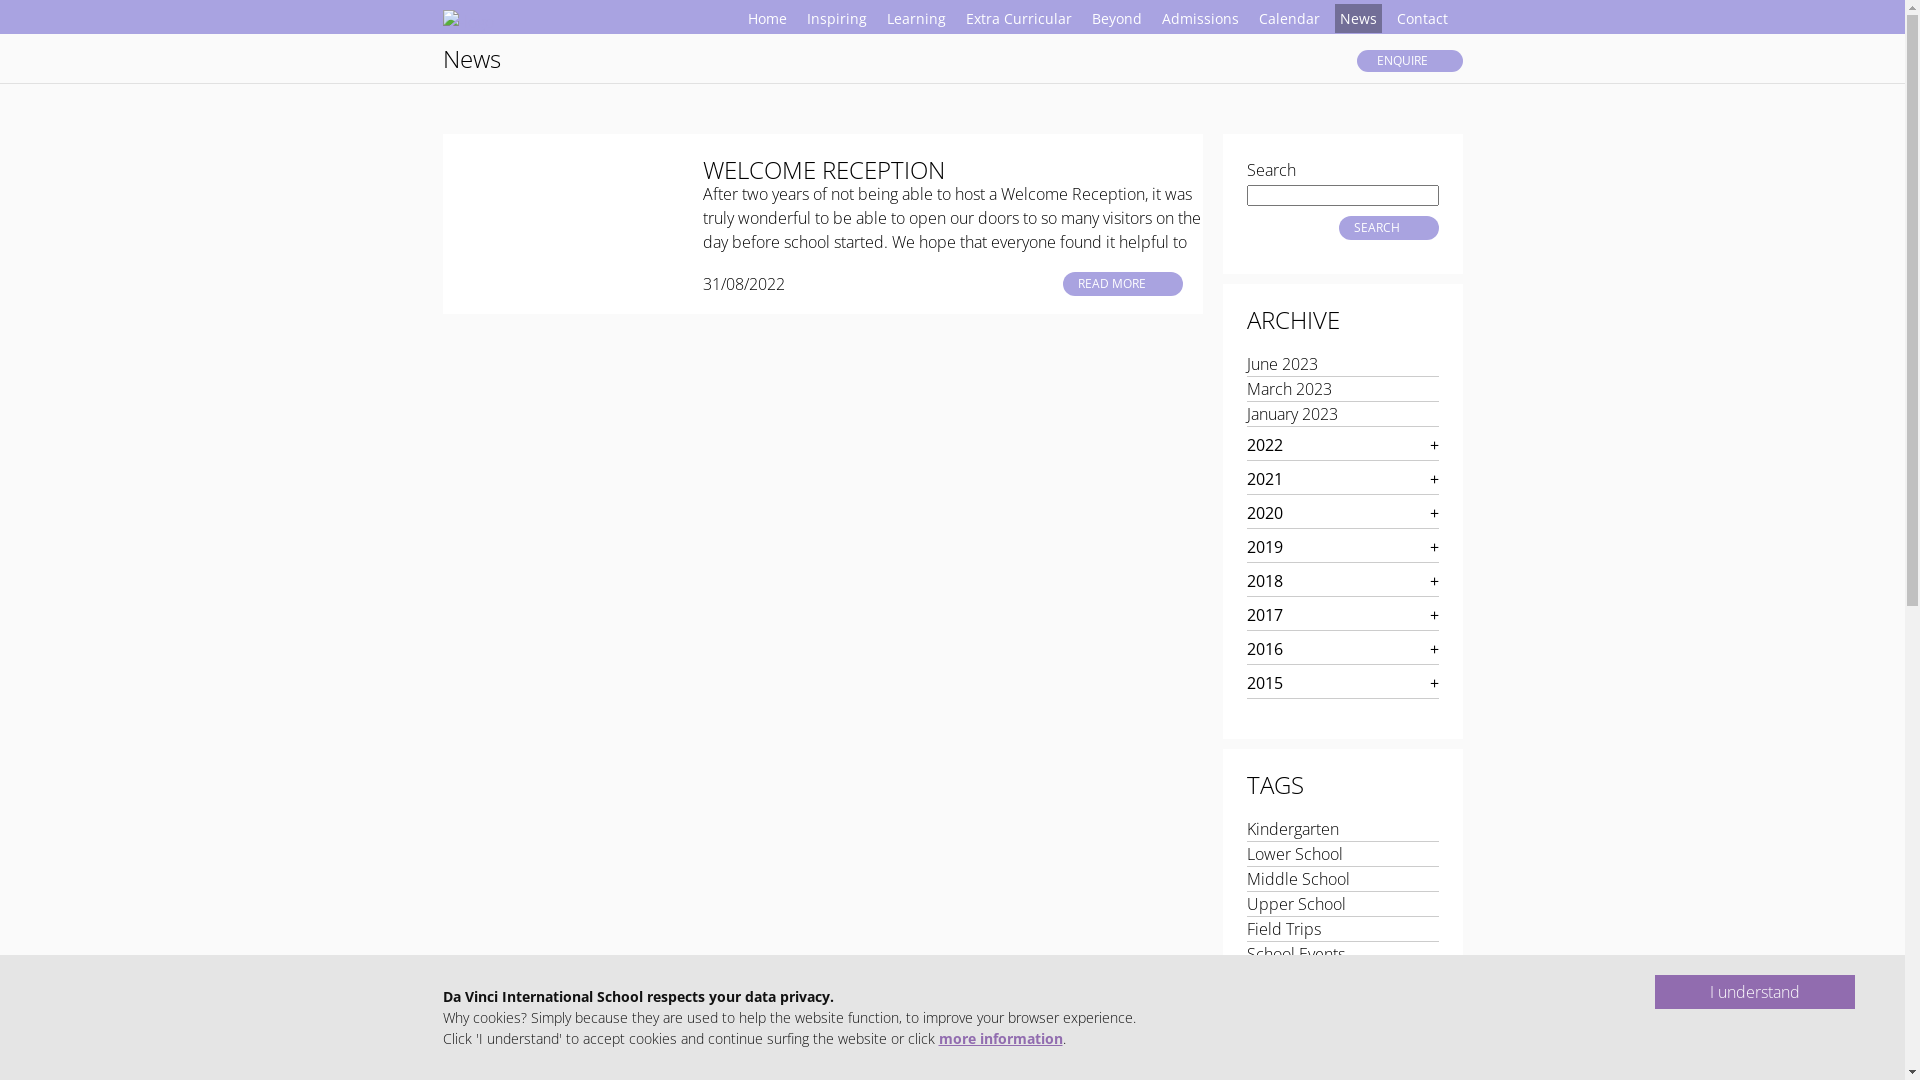  What do you see at coordinates (1282, 929) in the screenshot?
I see `'Field Trips'` at bounding box center [1282, 929].